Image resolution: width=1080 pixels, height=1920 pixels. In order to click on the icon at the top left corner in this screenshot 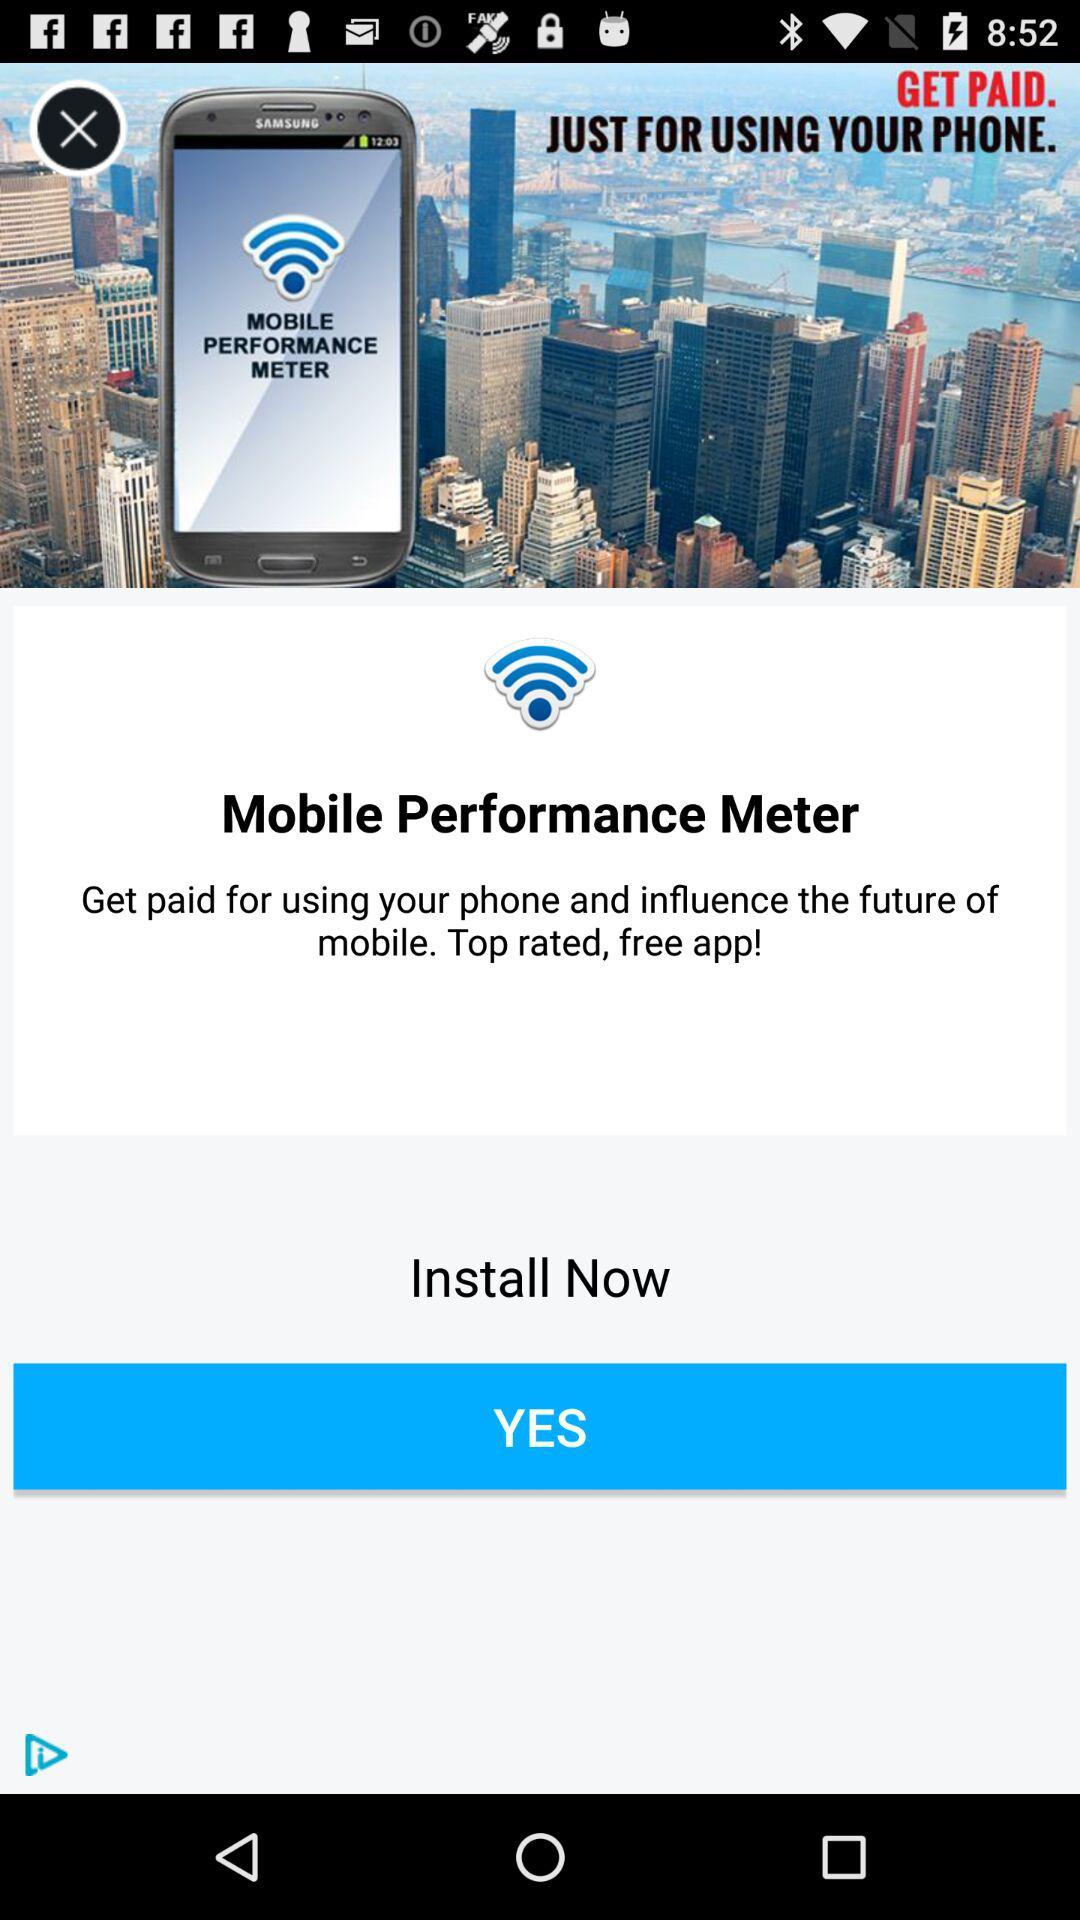, I will do `click(77, 128)`.